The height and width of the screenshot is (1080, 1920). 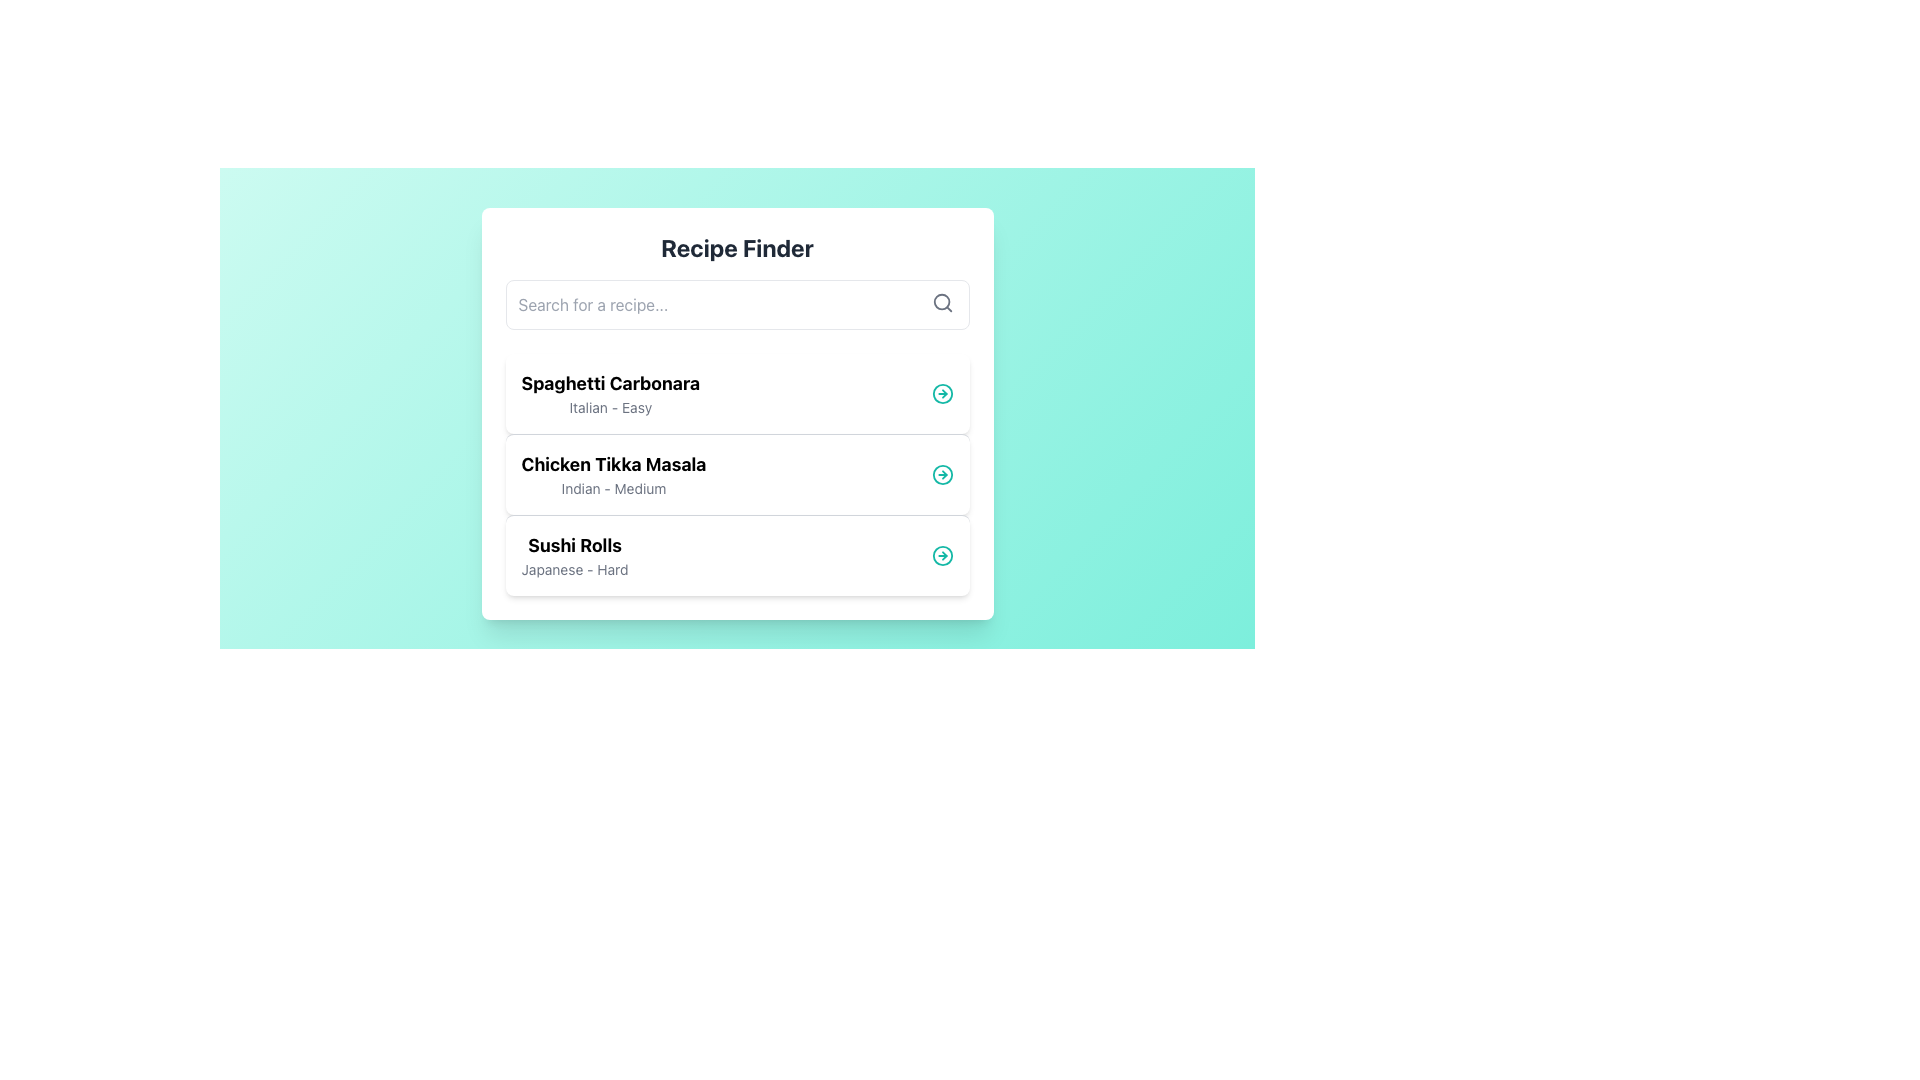 What do you see at coordinates (609, 393) in the screenshot?
I see `information displayed on the text label titled 'Spaghetti Carbonara' which provides details about the recipe as the first entry in the 'Recipe Finder'` at bounding box center [609, 393].